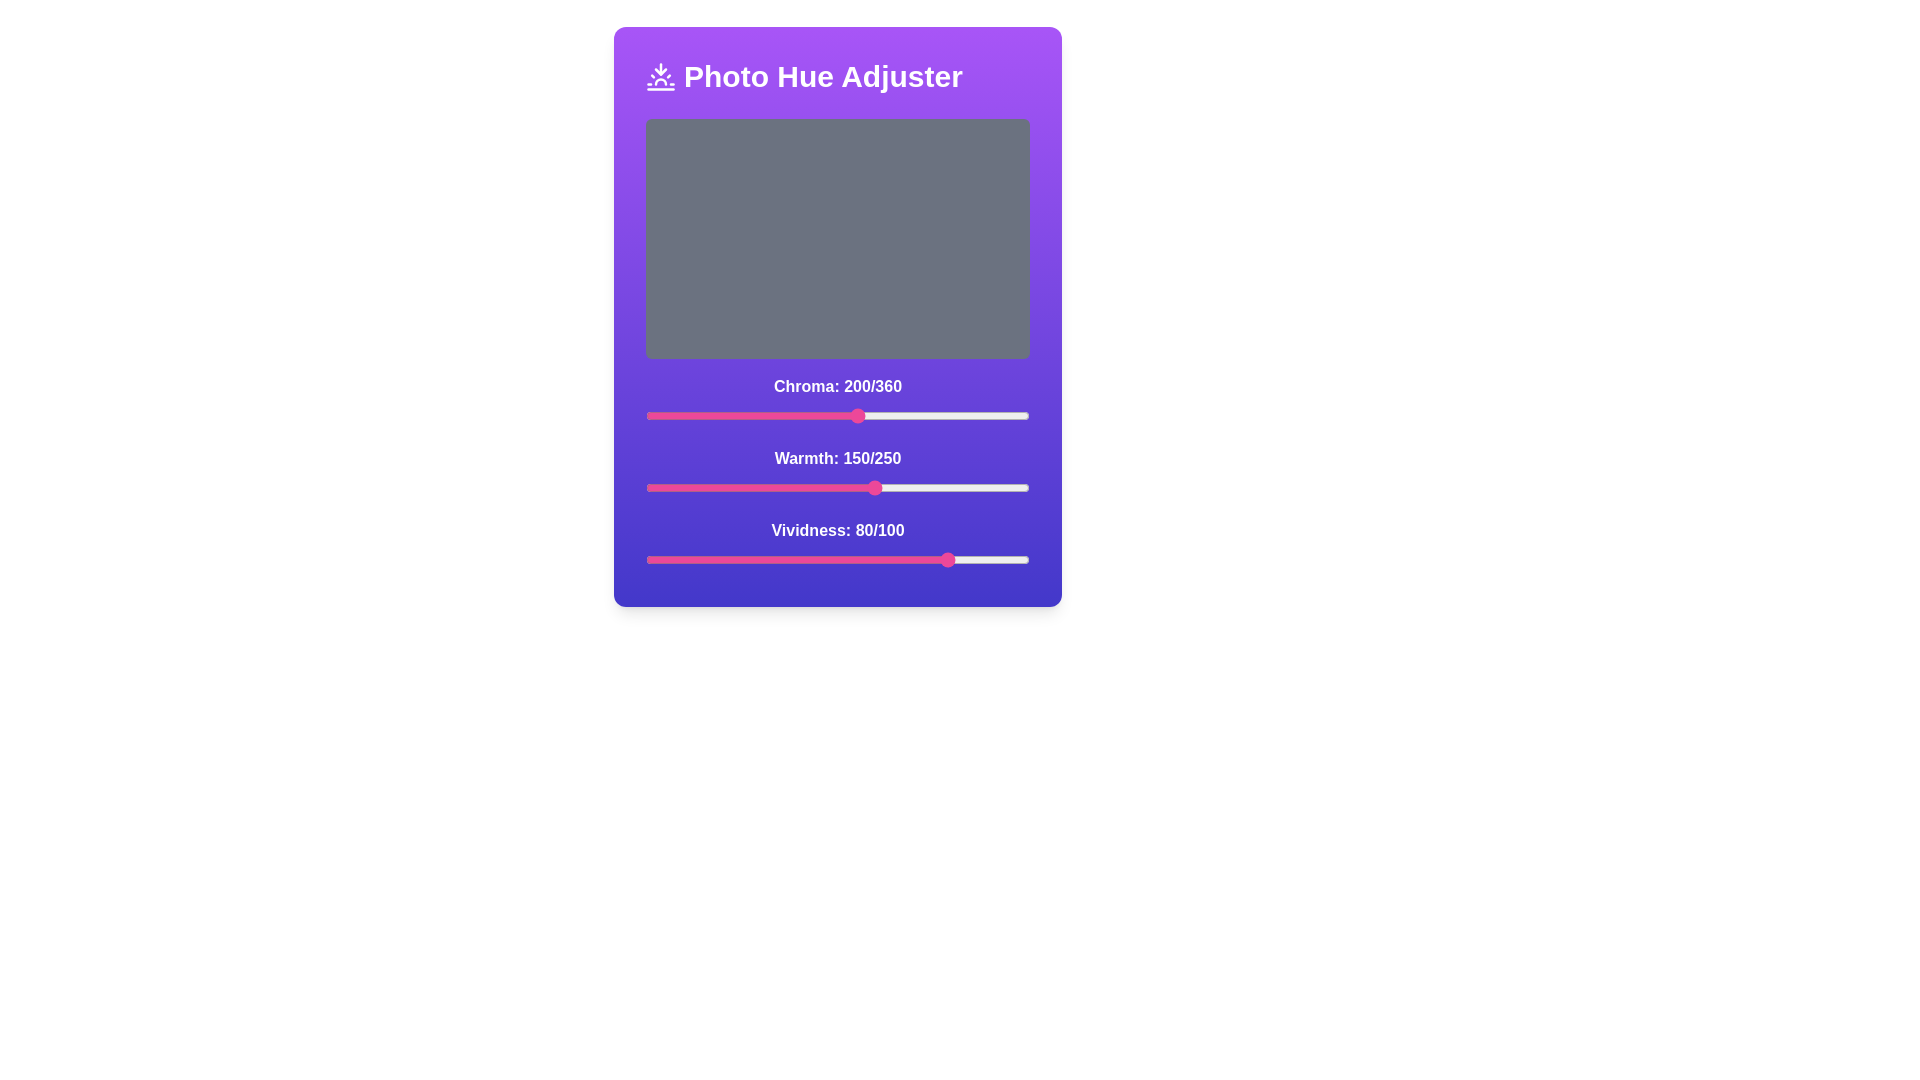 This screenshot has height=1080, width=1920. I want to click on the vividness slider to 53 value, so click(849, 559).